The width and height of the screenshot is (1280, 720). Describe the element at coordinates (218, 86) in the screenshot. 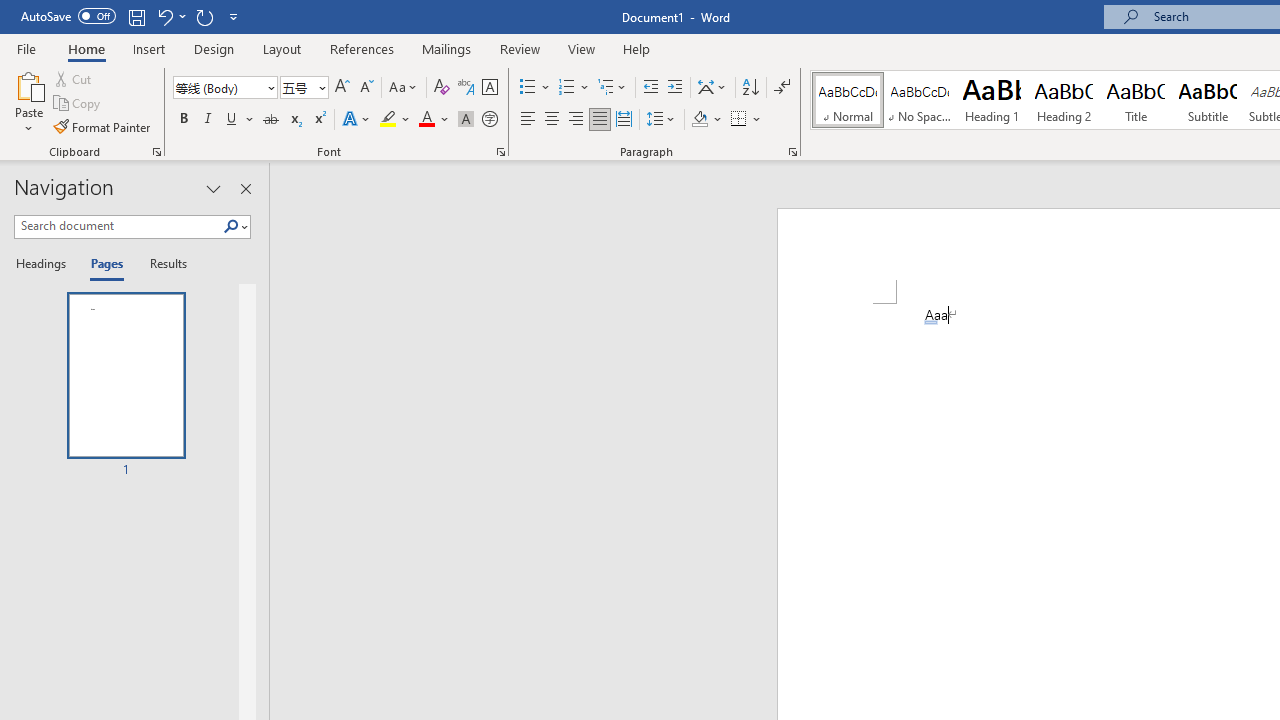

I see `'Font'` at that location.